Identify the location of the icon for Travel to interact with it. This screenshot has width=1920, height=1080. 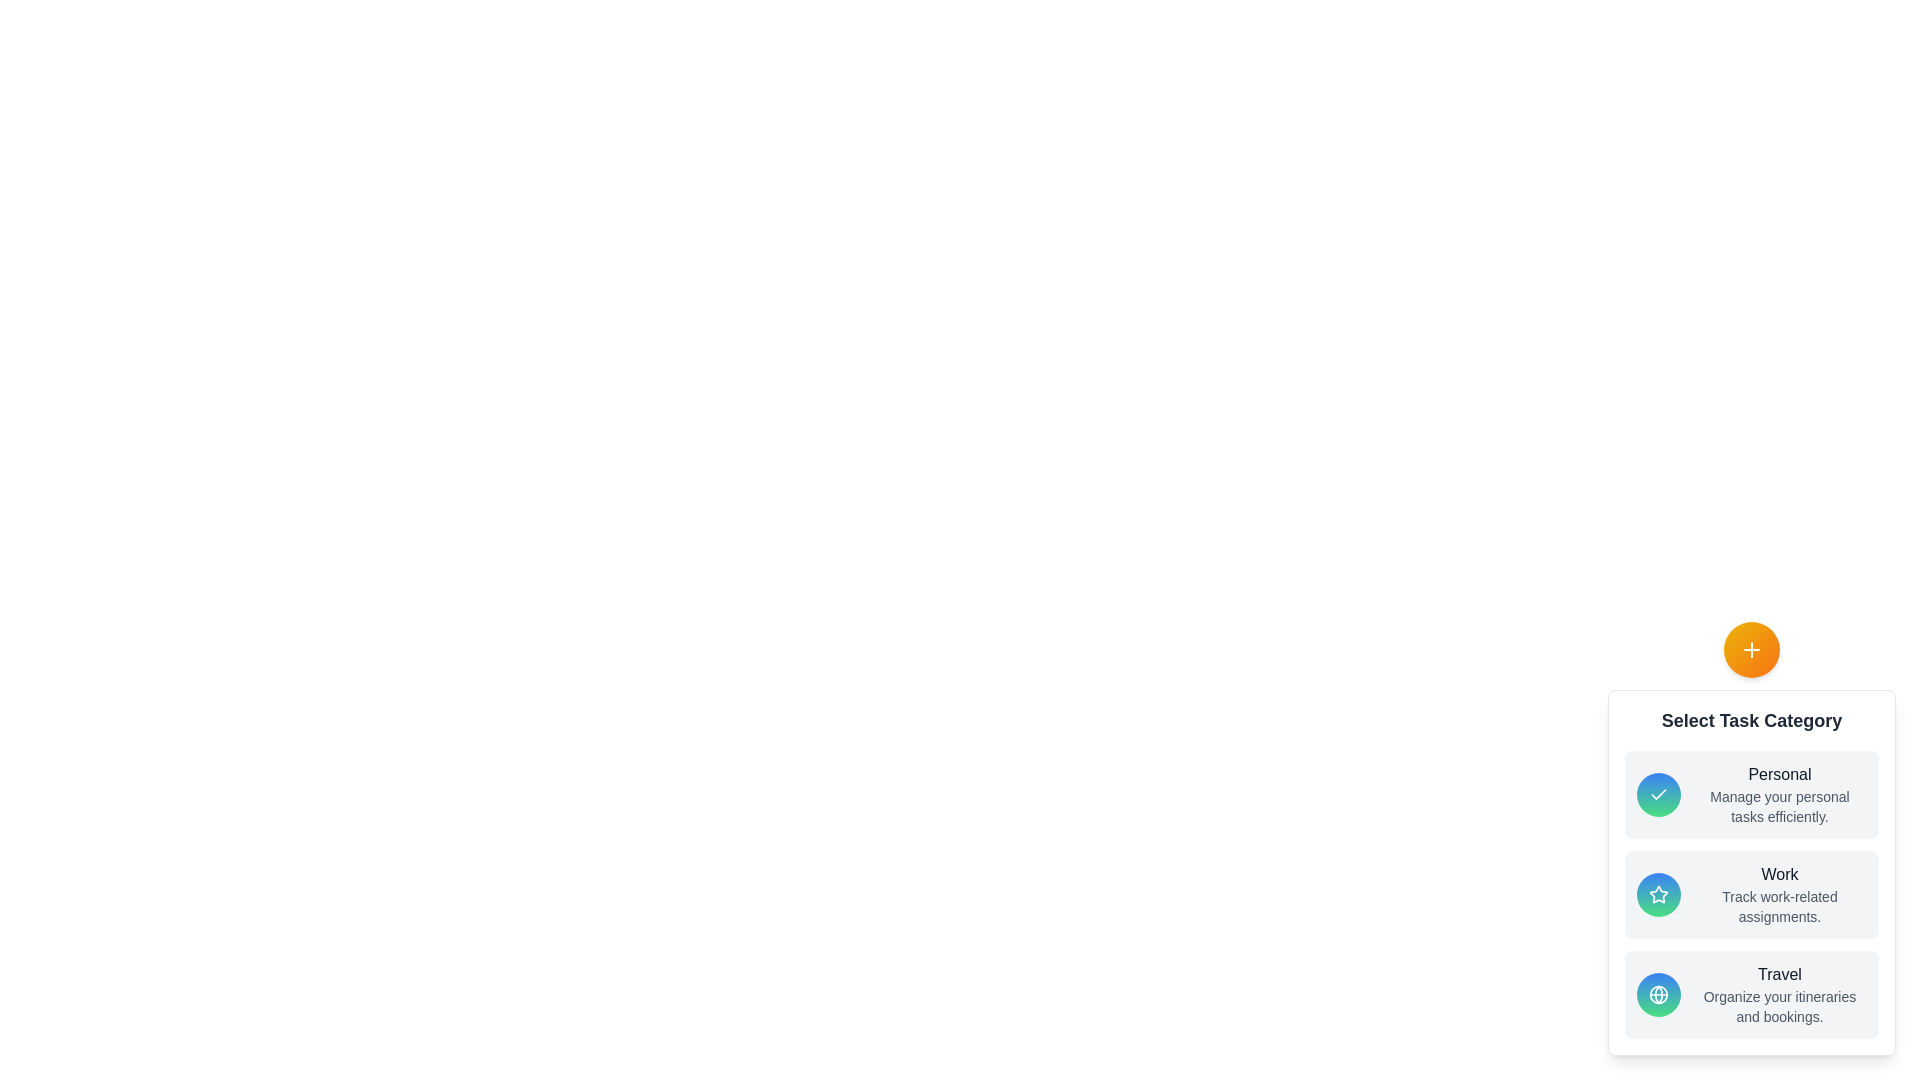
(1659, 995).